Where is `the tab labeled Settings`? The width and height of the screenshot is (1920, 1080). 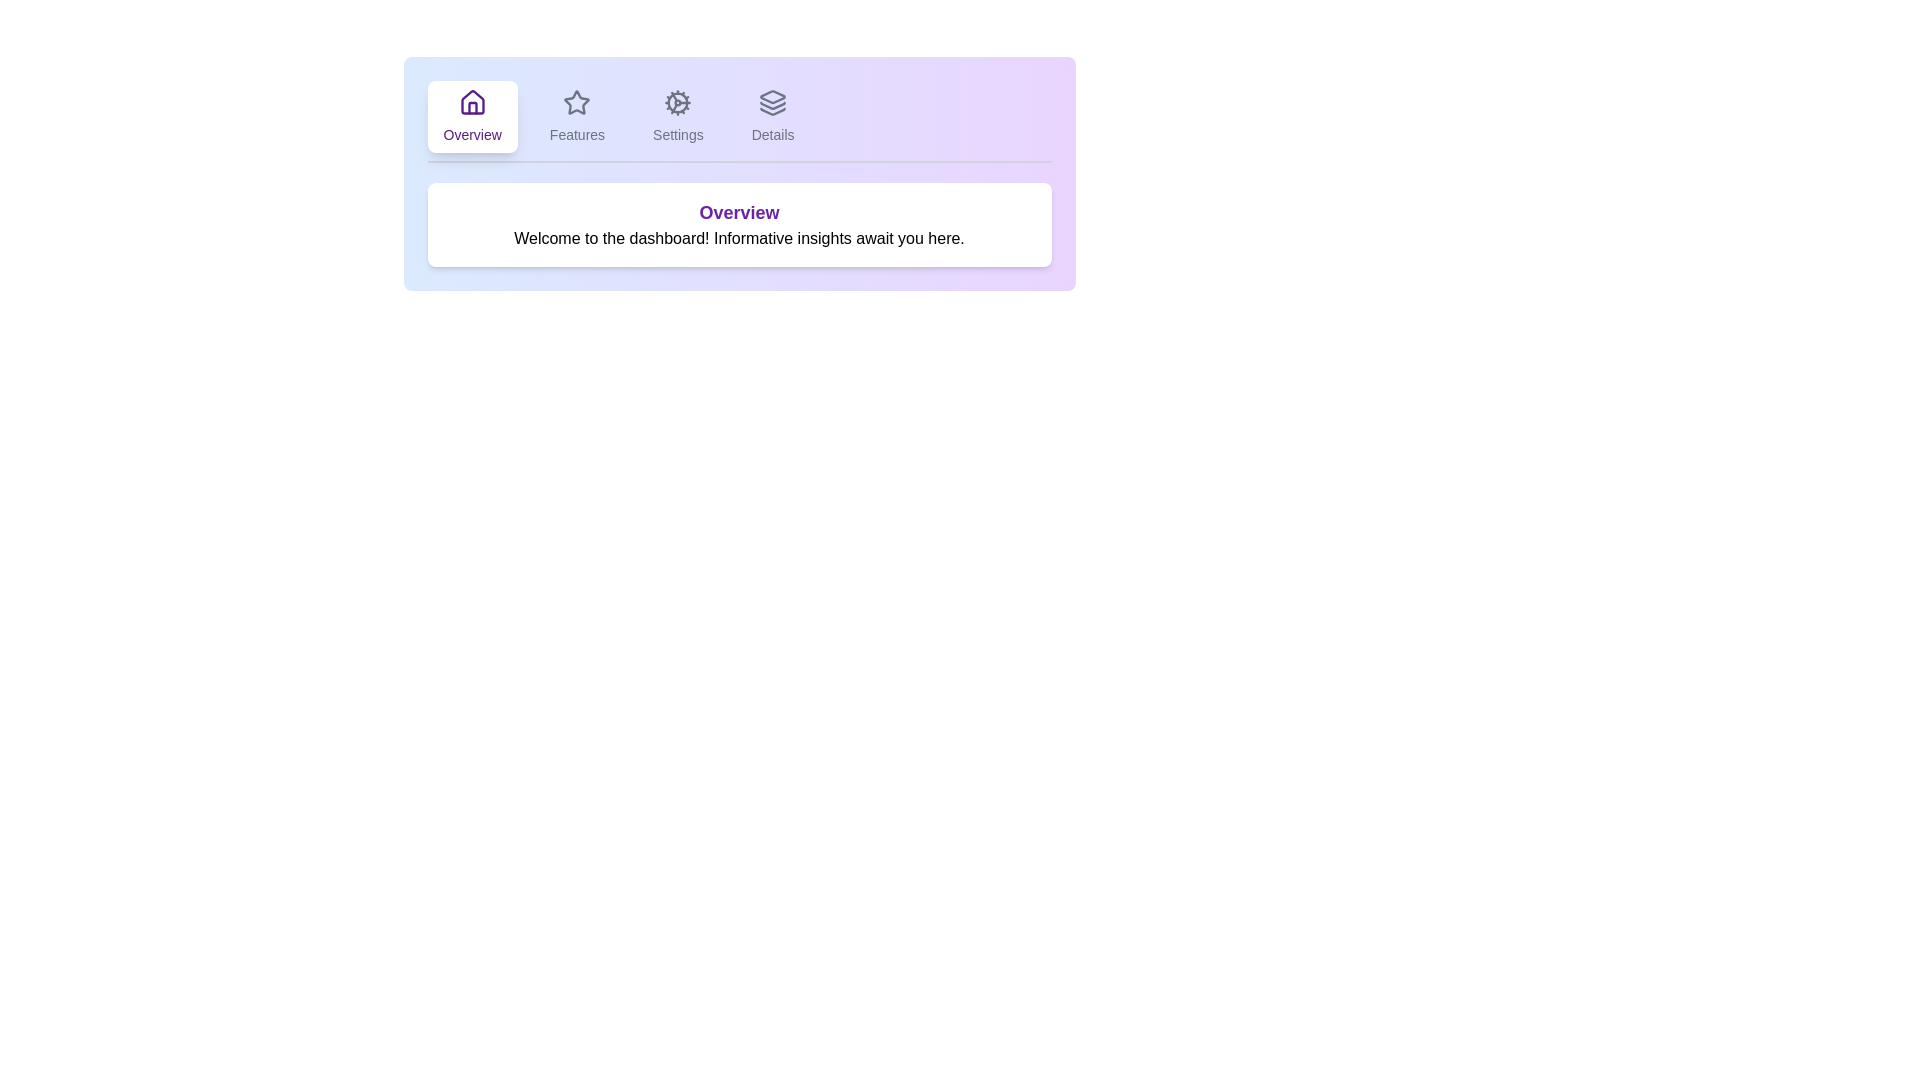
the tab labeled Settings is located at coordinates (678, 116).